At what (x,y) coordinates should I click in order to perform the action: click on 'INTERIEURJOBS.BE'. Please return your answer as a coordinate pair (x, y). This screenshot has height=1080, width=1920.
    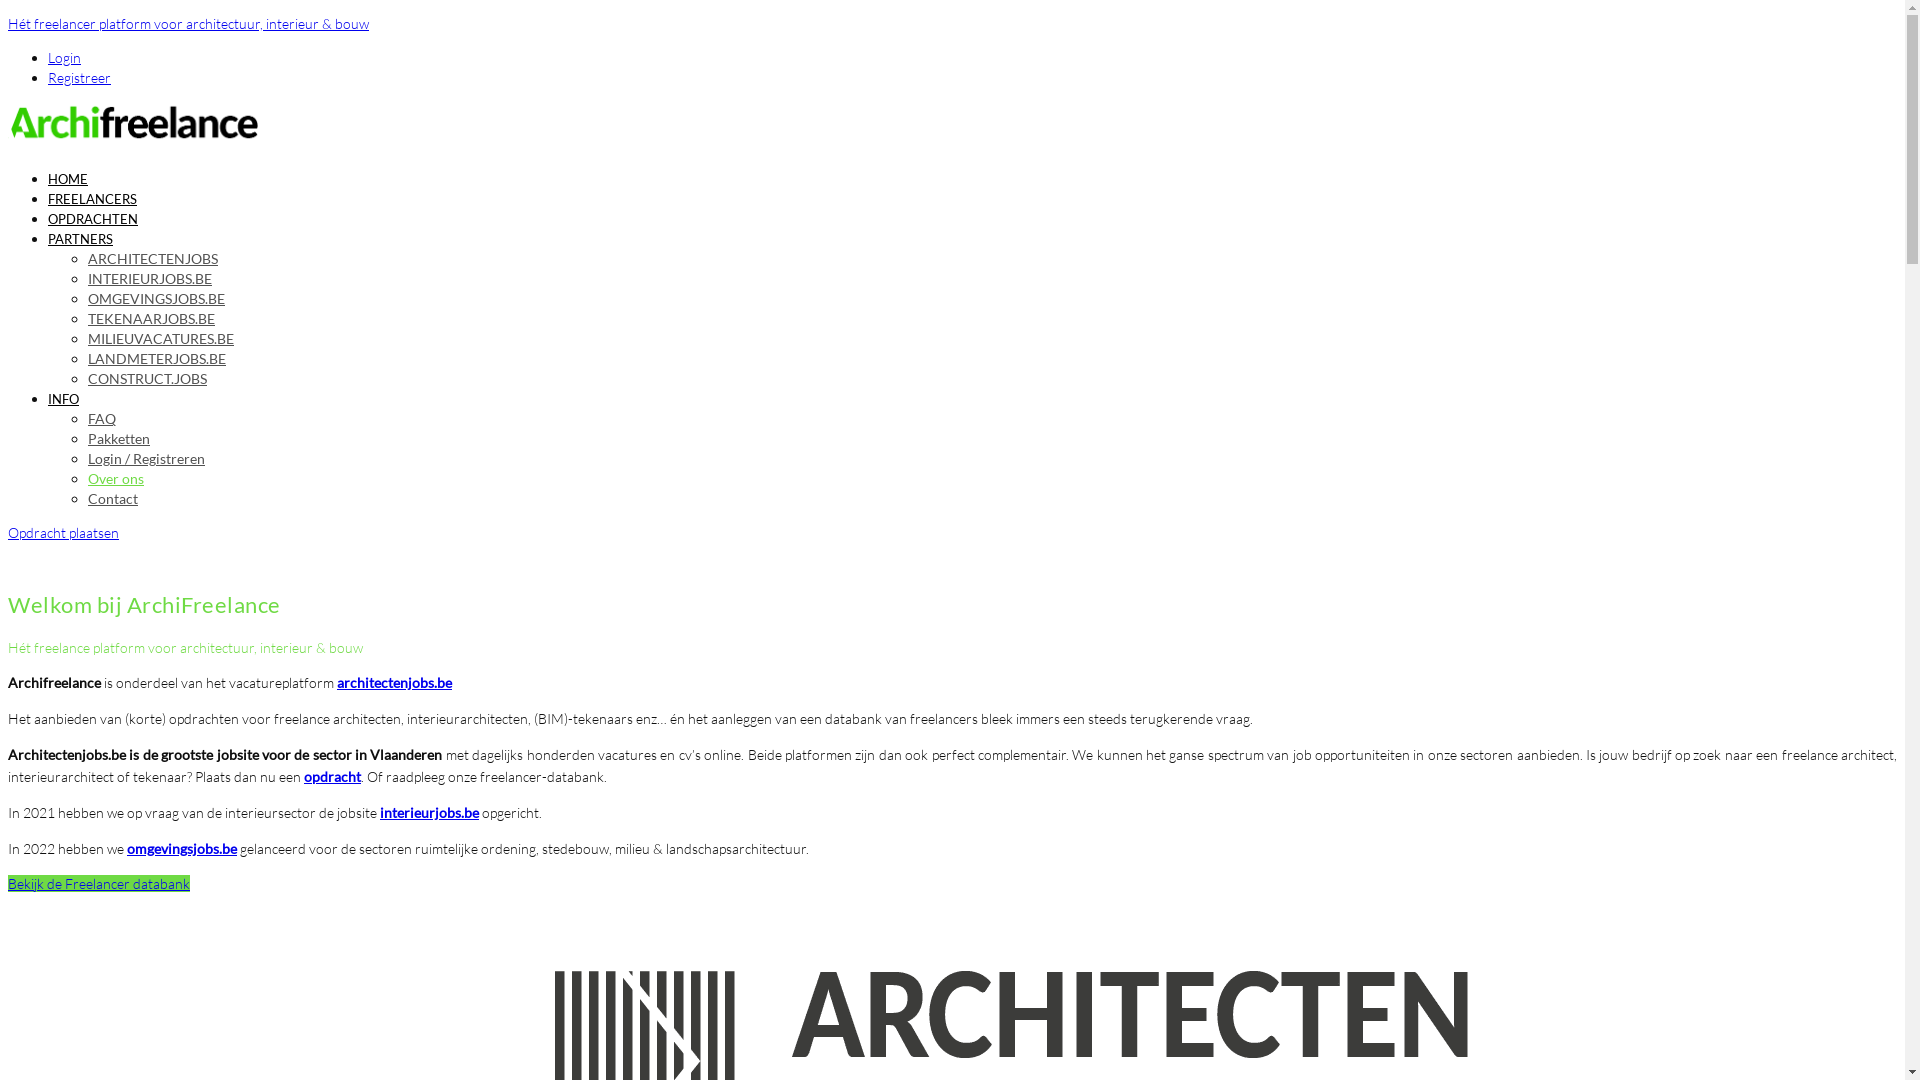
    Looking at the image, I should click on (86, 278).